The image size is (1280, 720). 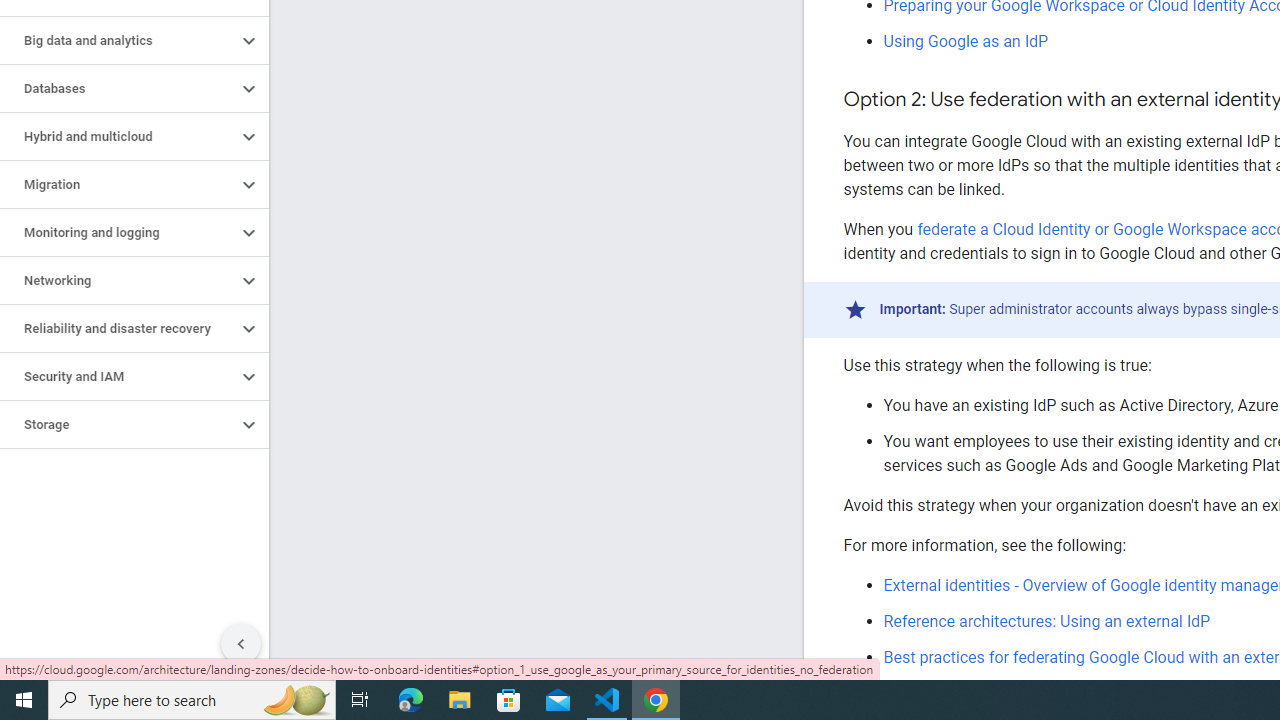 I want to click on 'Hide side navigation', so click(x=240, y=644).